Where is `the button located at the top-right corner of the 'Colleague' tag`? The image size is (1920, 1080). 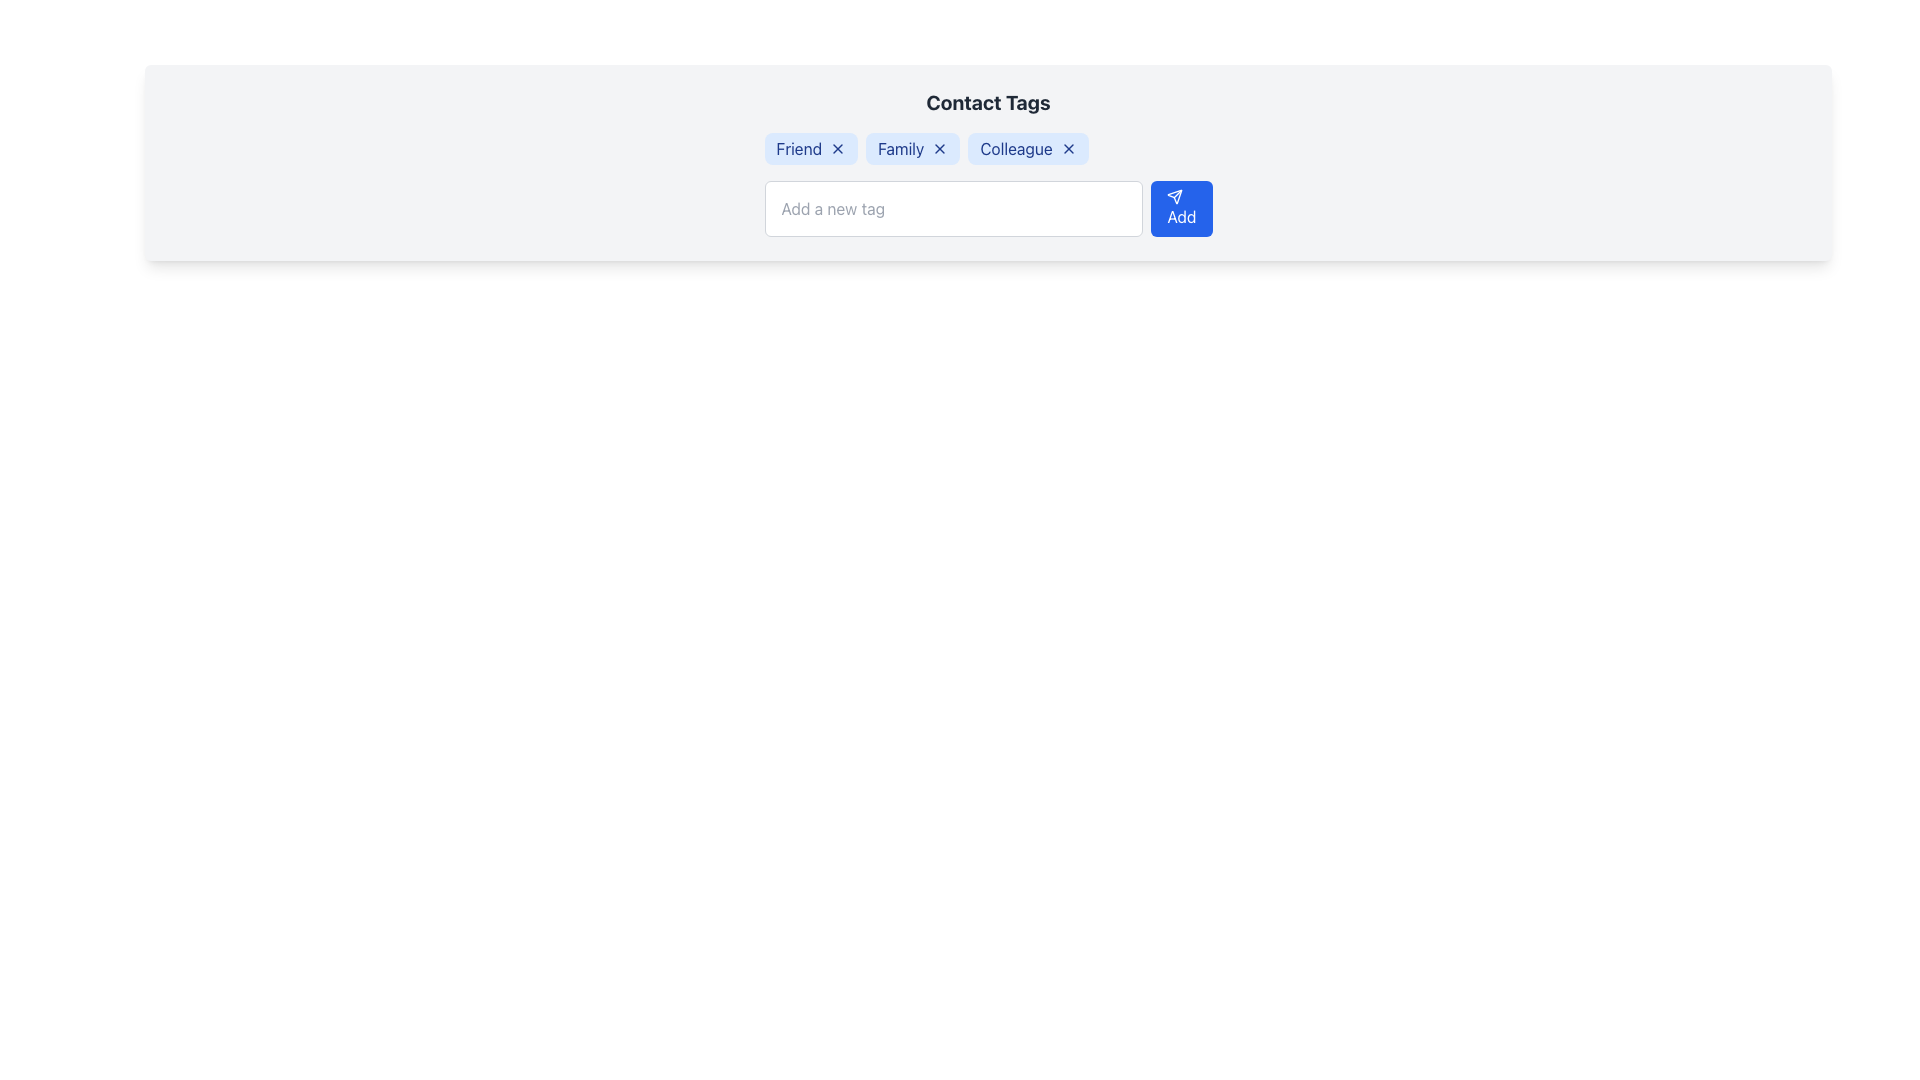
the button located at the top-right corner of the 'Colleague' tag is located at coordinates (1067, 148).